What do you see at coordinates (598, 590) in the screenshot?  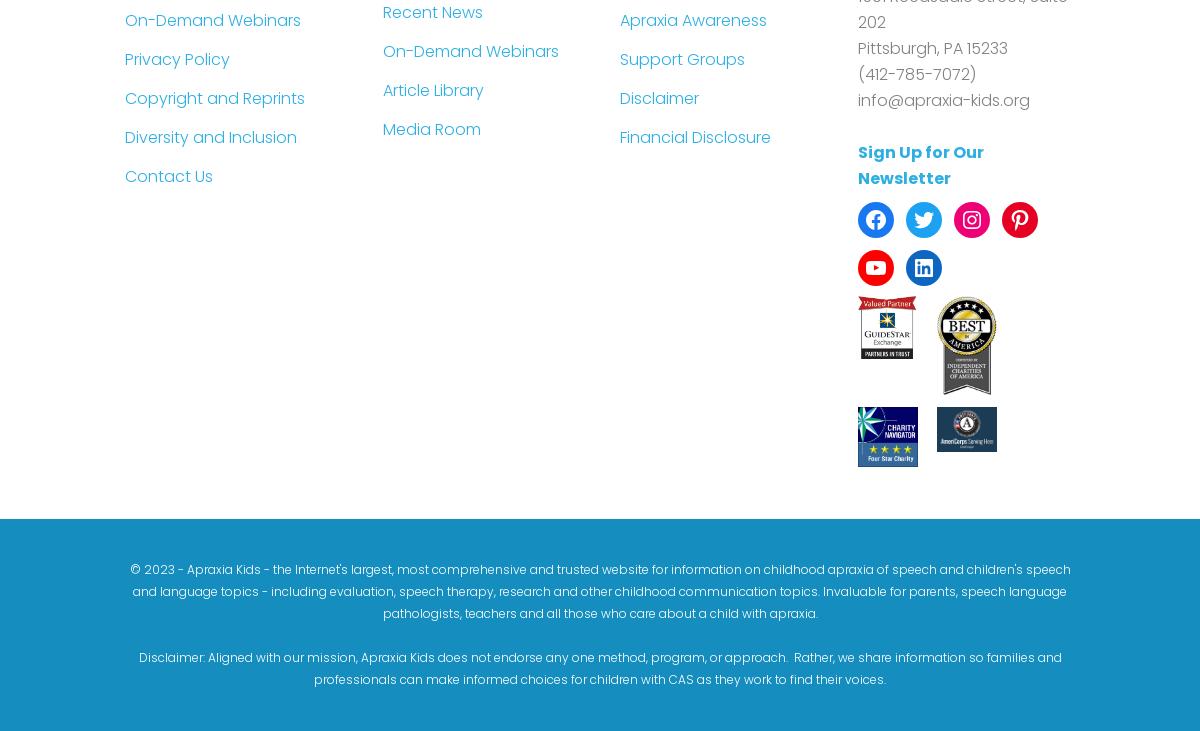 I see `'© 2023 - Apraxia Kids - the Internet's largest, most comprehensive and trusted website for information on childhood apraxia of speech and children's speech and language topics - including evaluation, speech therapy, research and other childhood communication topics. Invaluable for parents, speech language pathologists, teachers and all those who care about a child with apraxia.'` at bounding box center [598, 590].